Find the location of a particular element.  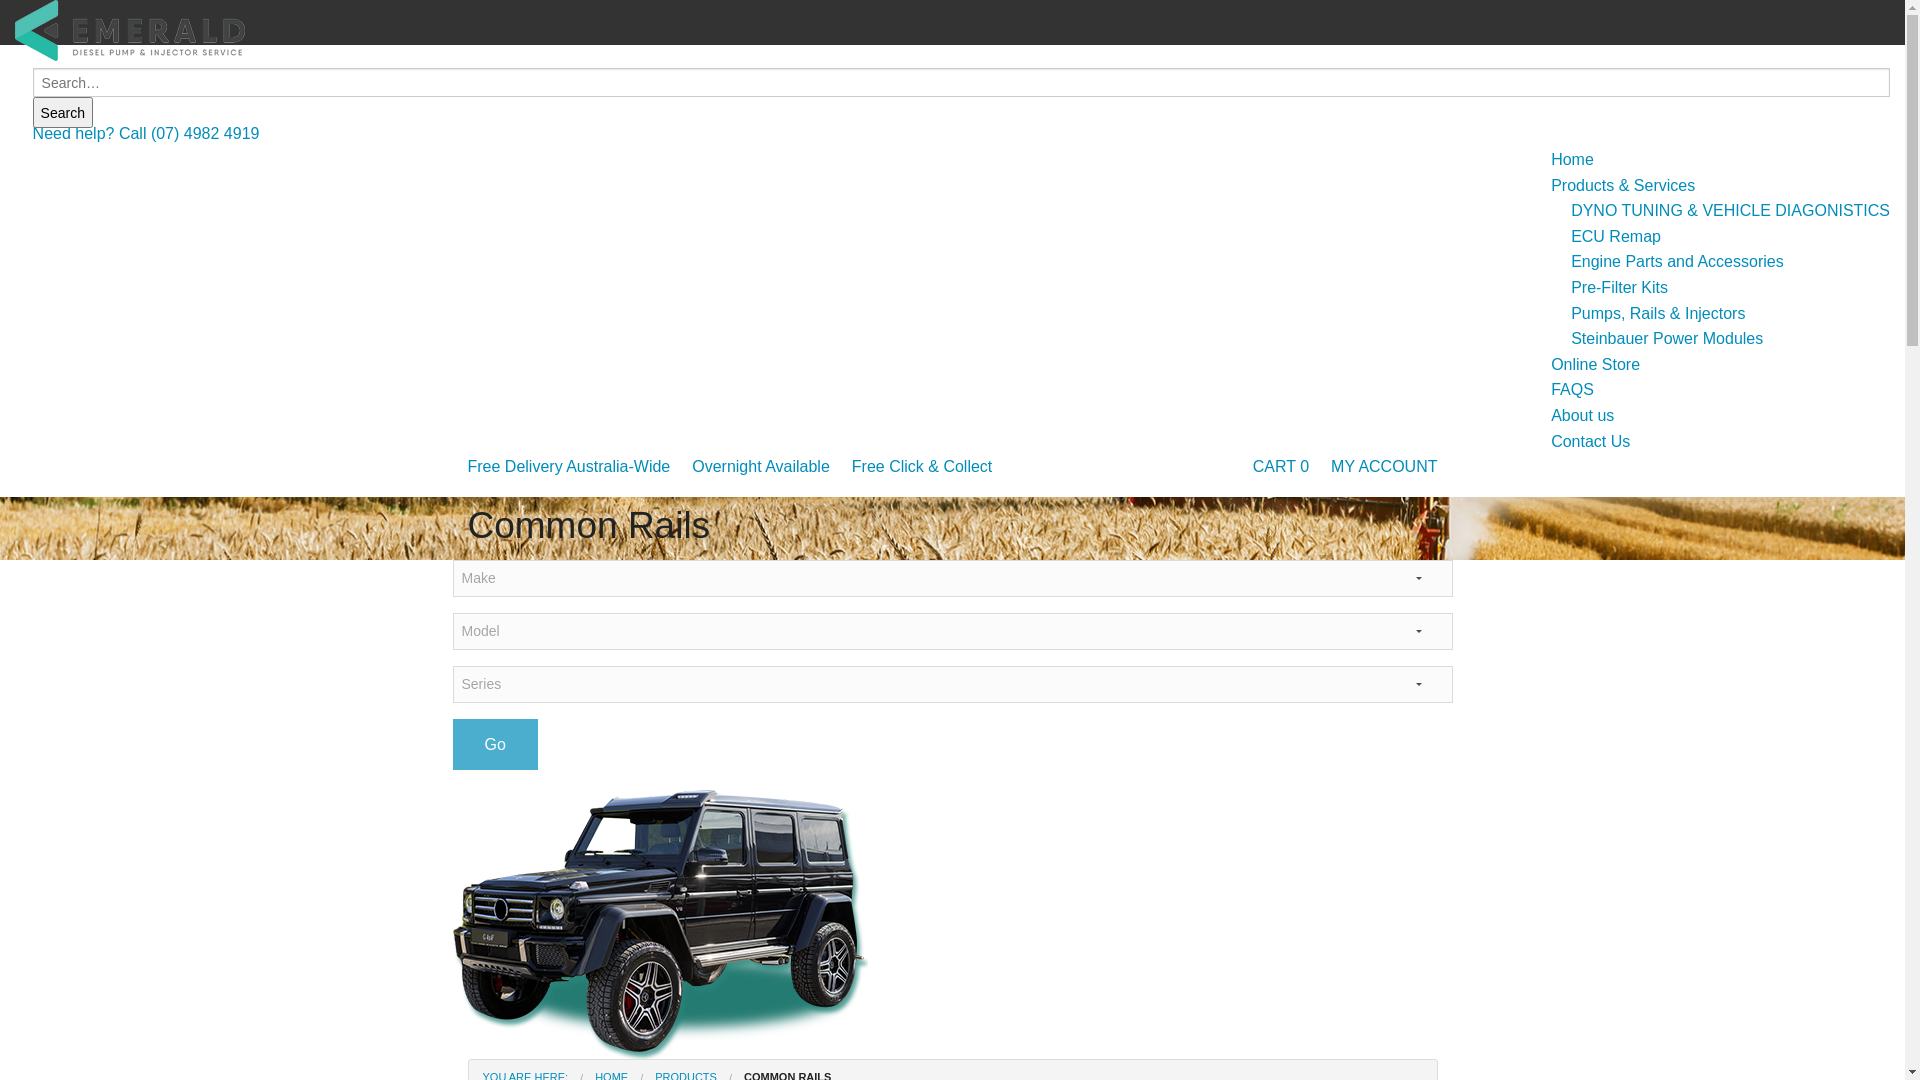

'CART 0' is located at coordinates (1251, 466).